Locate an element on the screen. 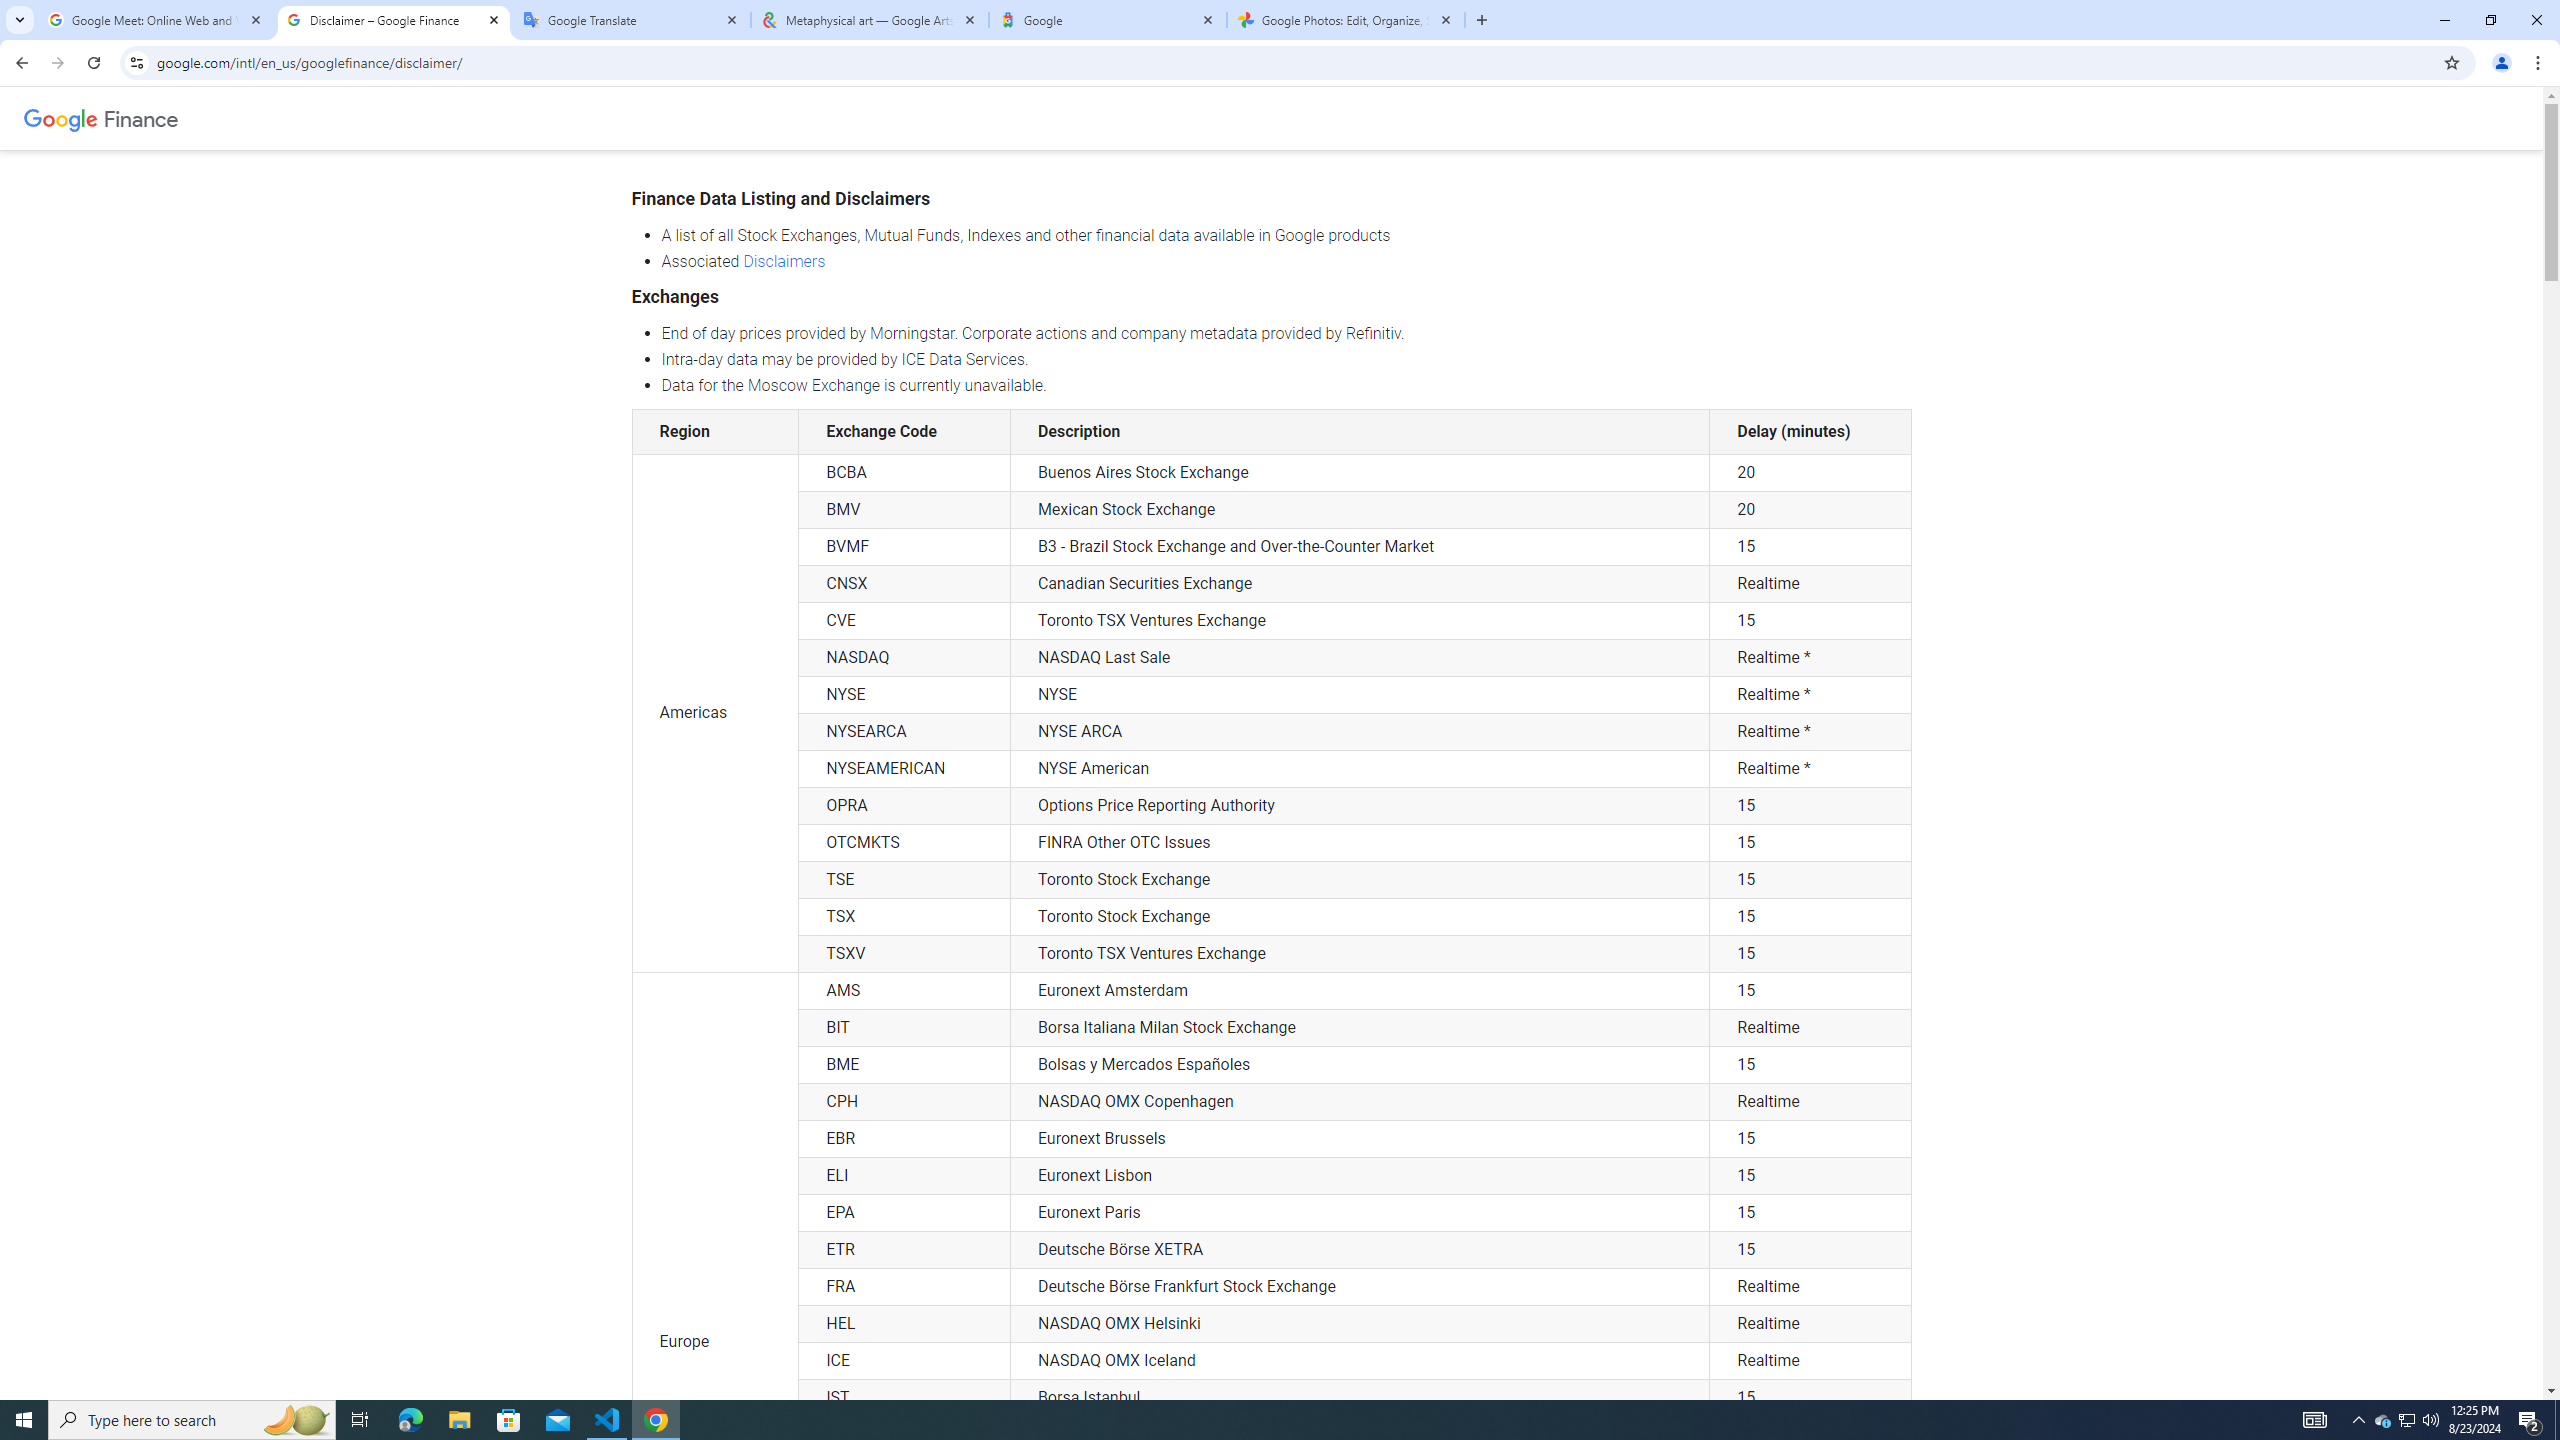  'NASDAQ' is located at coordinates (904, 658).